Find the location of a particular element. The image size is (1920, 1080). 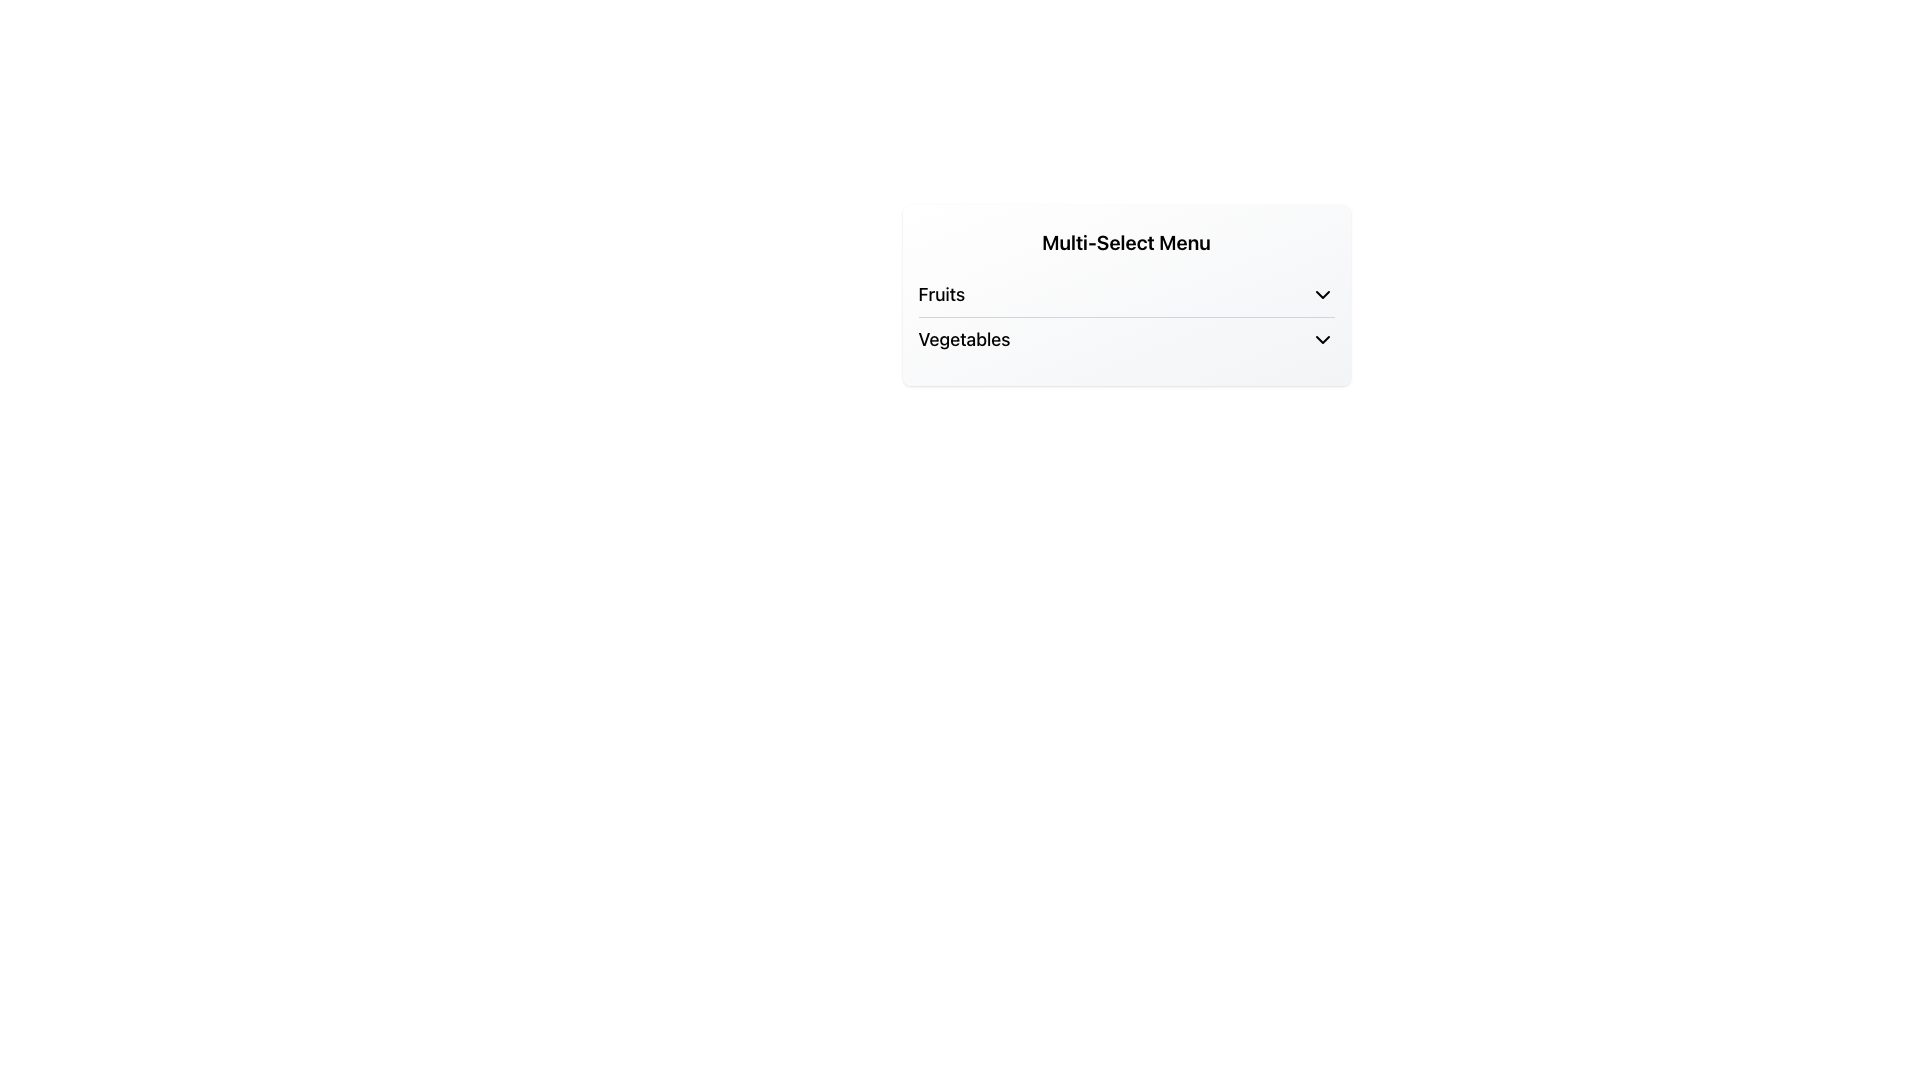

the downward-pointing chevron arrow icon with a black outline, located to the far right of the 'Fruits' menu item is located at coordinates (1322, 294).